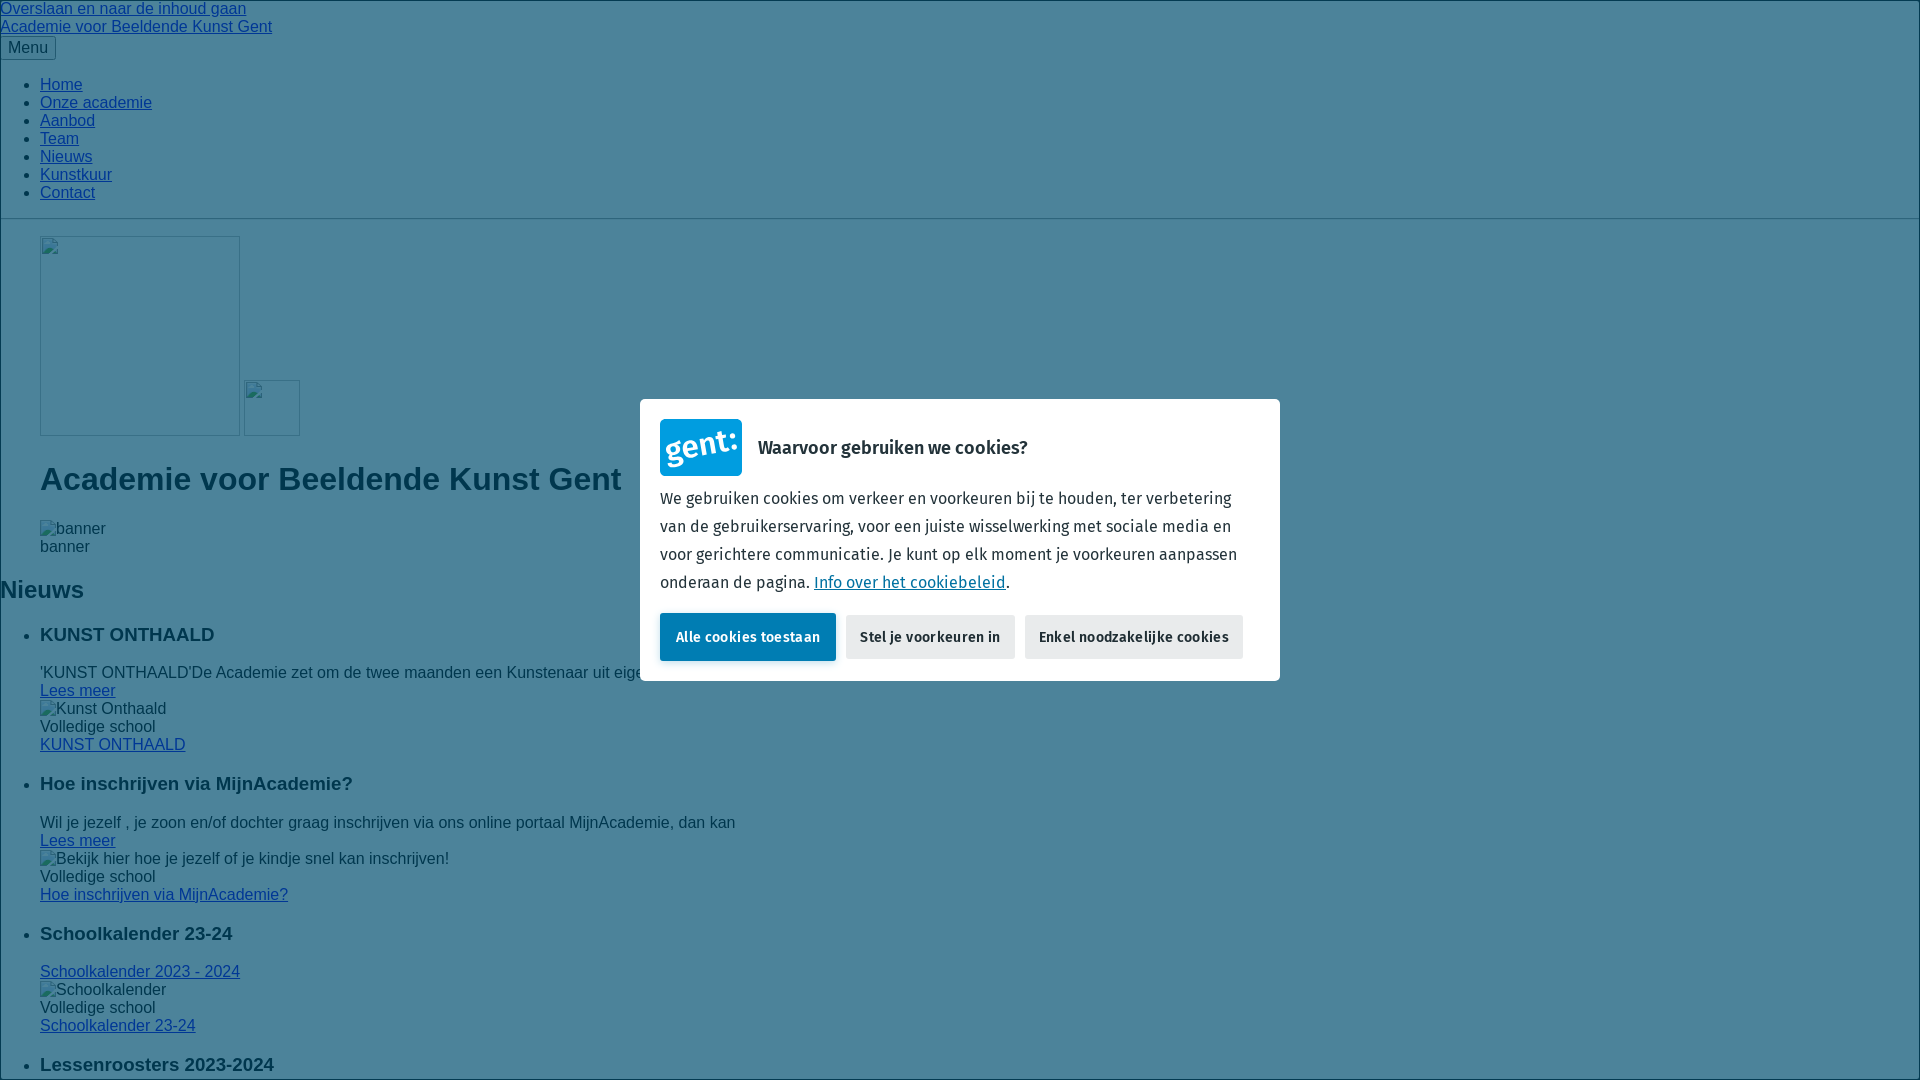 This screenshot has height=1080, width=1920. Describe the element at coordinates (747, 636) in the screenshot. I see `'Alle cookies toestaan'` at that location.